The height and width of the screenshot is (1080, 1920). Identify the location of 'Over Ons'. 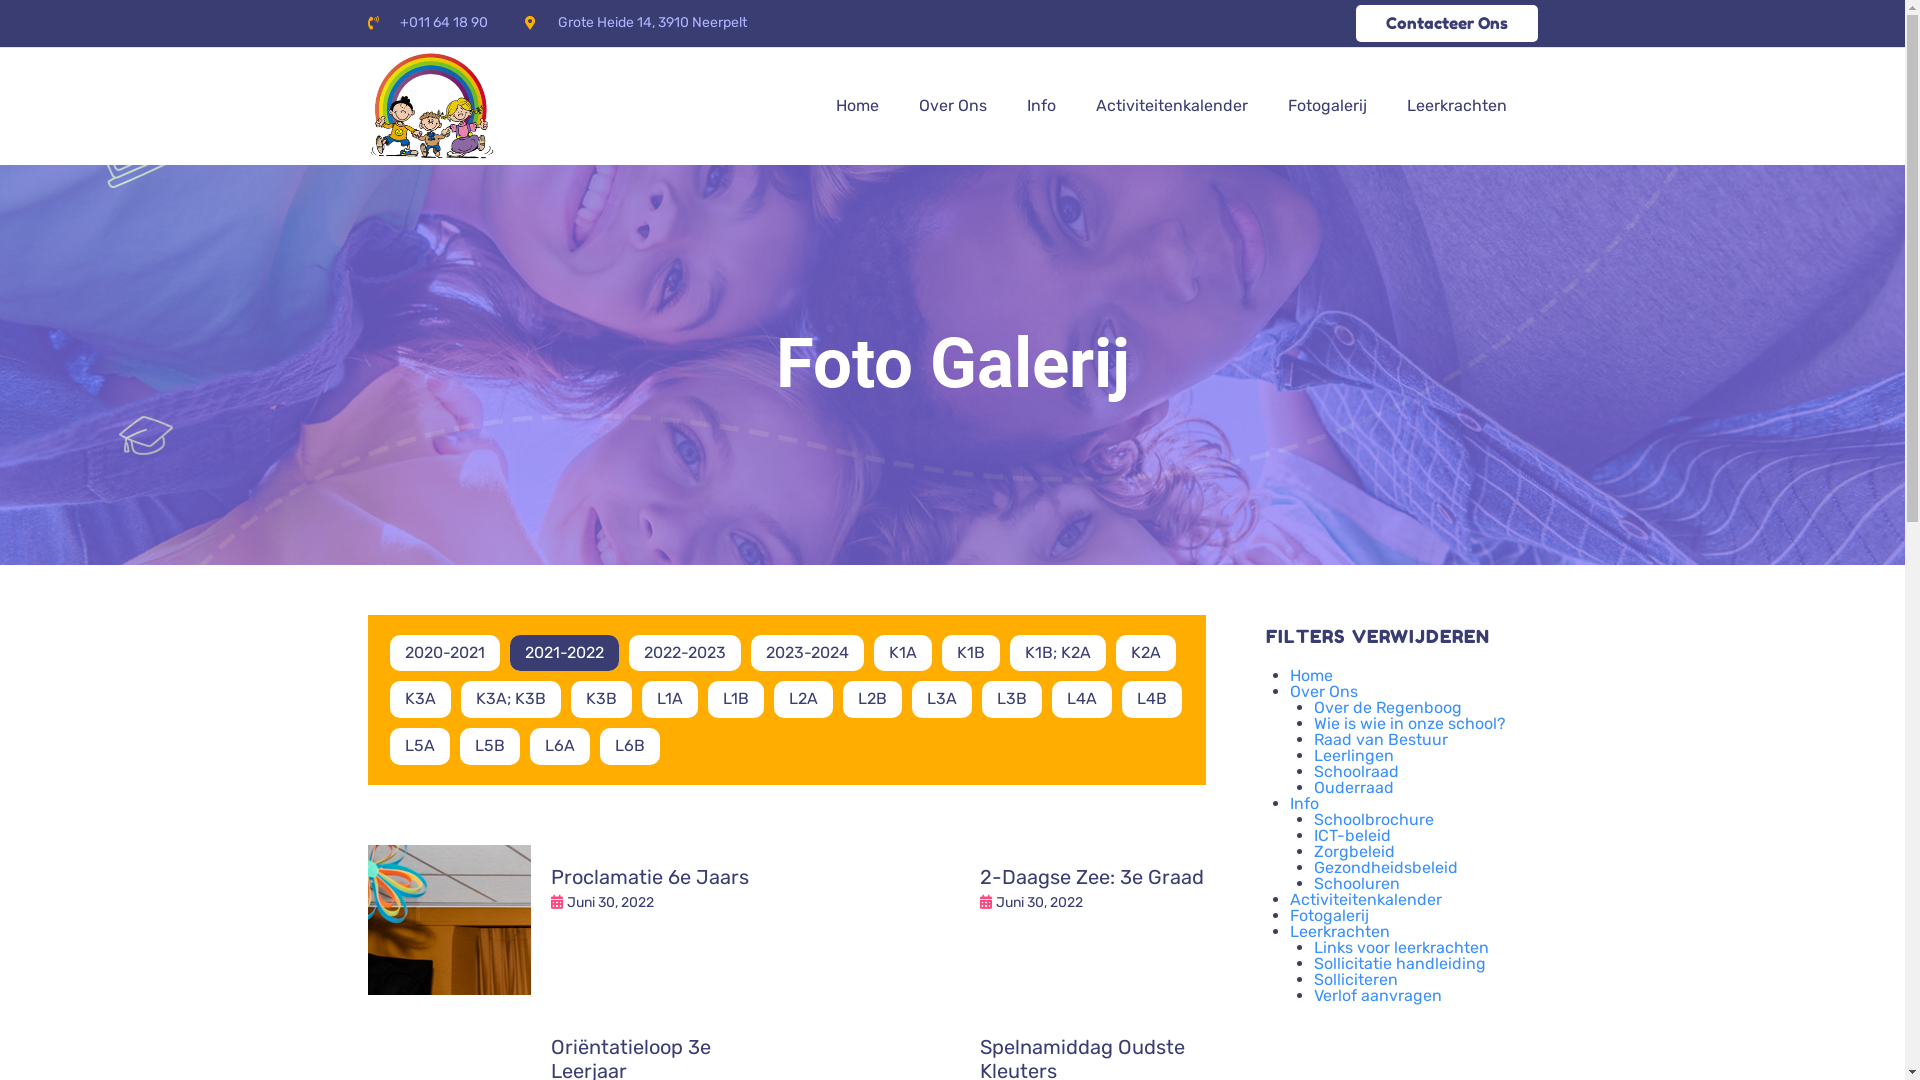
(1324, 690).